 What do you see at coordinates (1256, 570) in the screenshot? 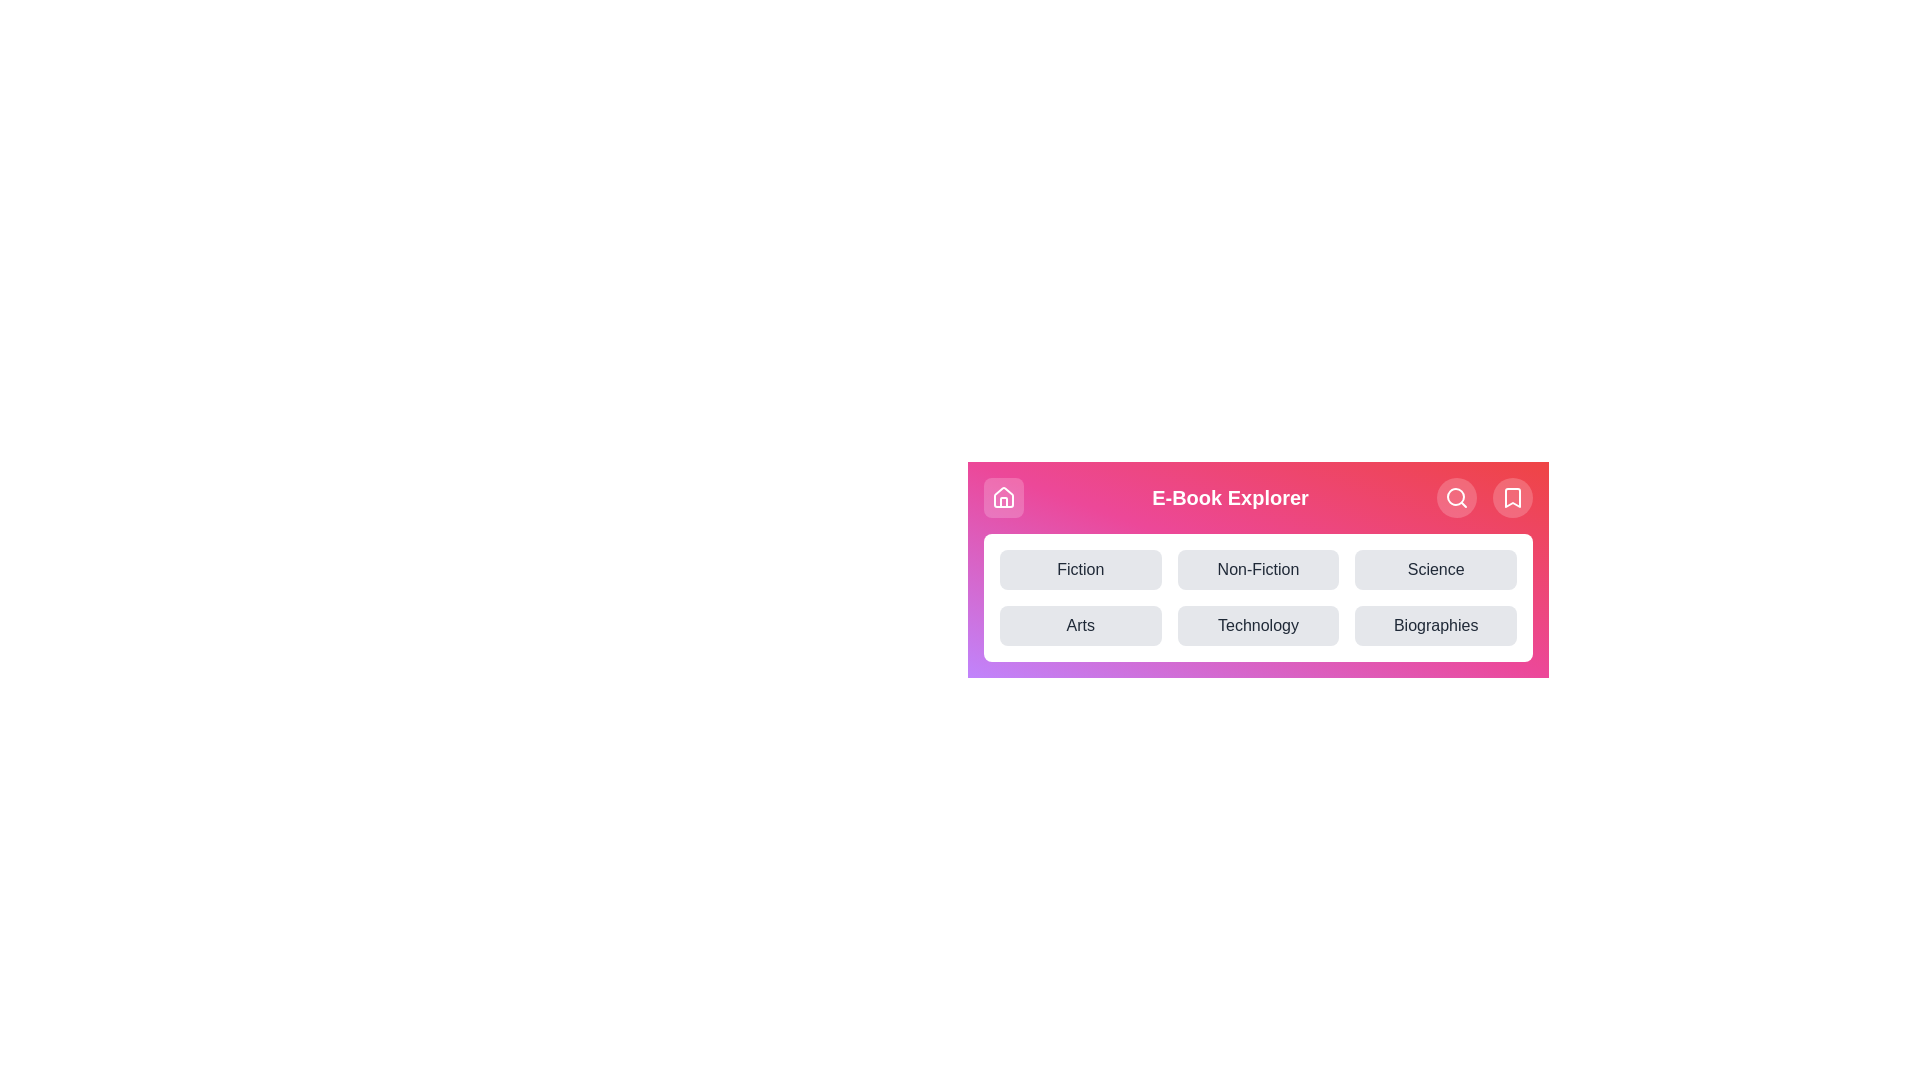
I see `the category button labeled Non-Fiction` at bounding box center [1256, 570].